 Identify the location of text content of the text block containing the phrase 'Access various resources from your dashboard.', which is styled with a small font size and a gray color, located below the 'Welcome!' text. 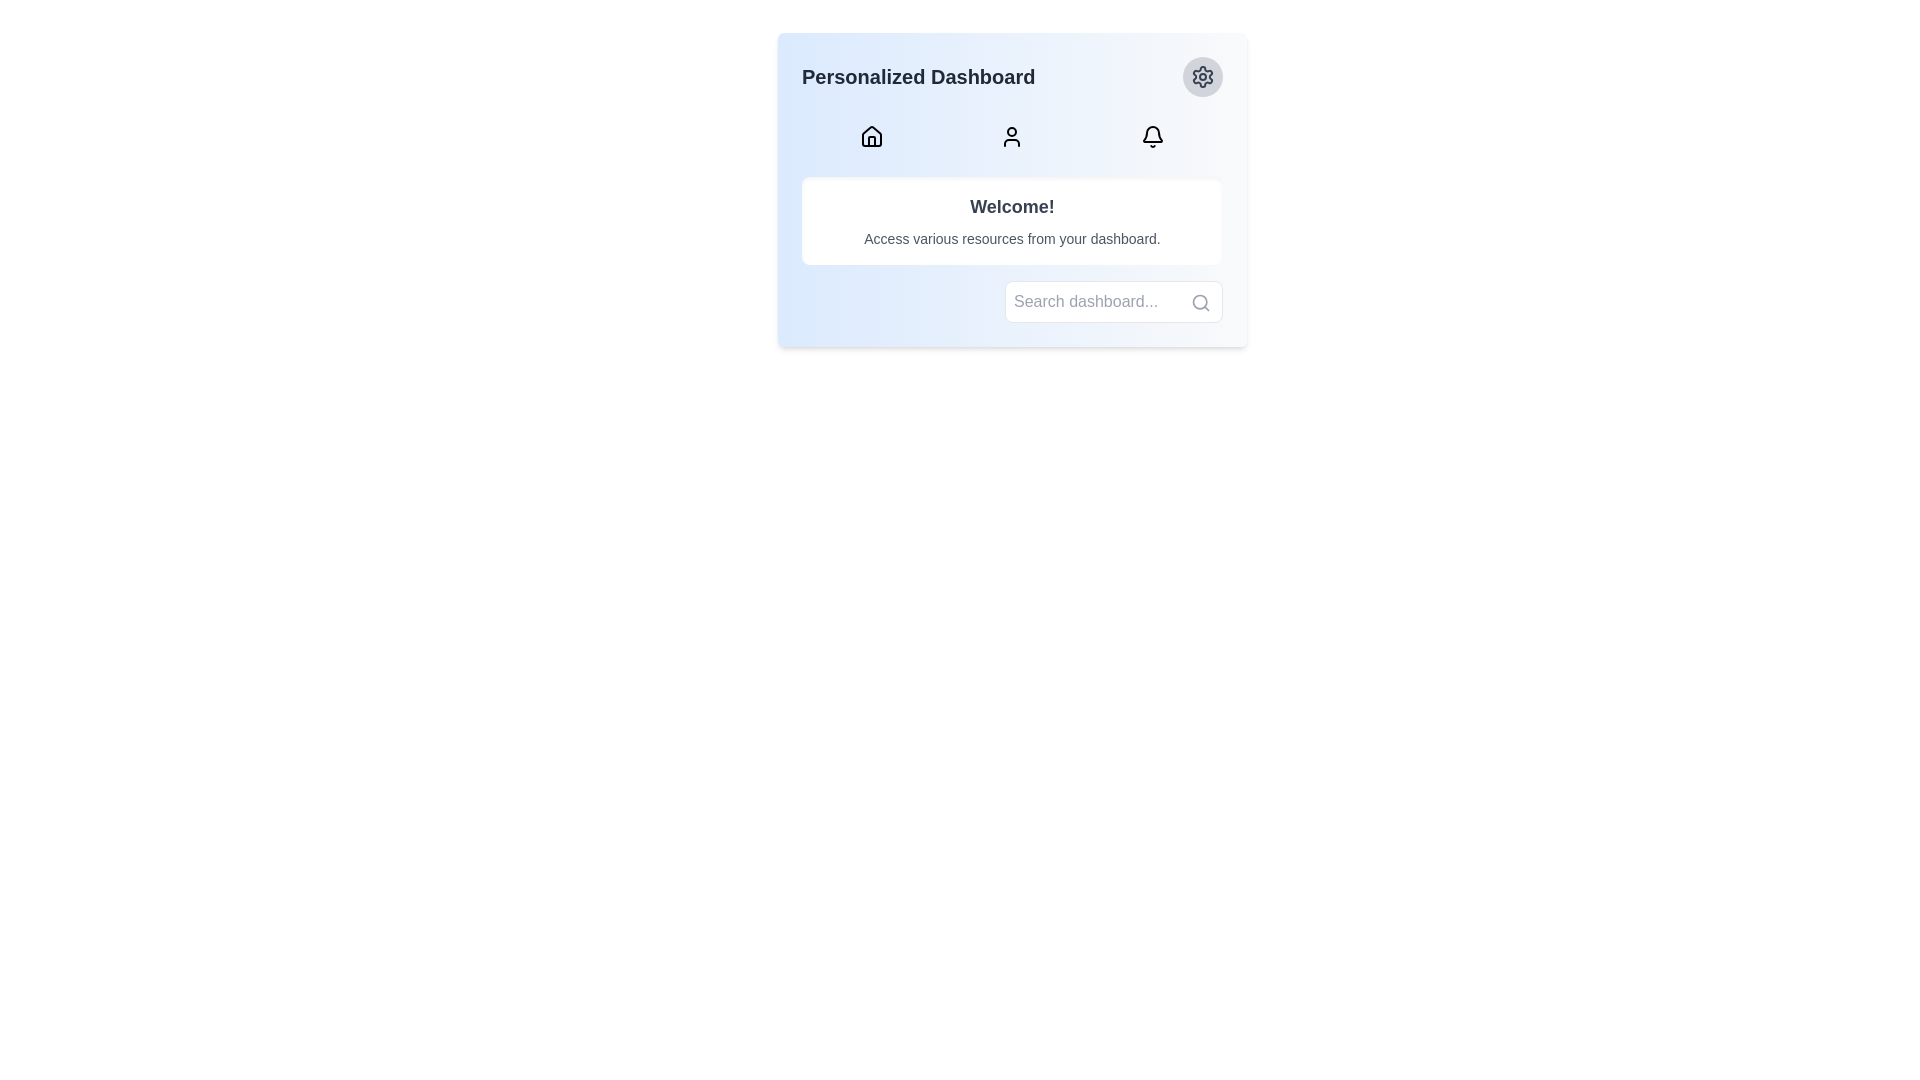
(1012, 238).